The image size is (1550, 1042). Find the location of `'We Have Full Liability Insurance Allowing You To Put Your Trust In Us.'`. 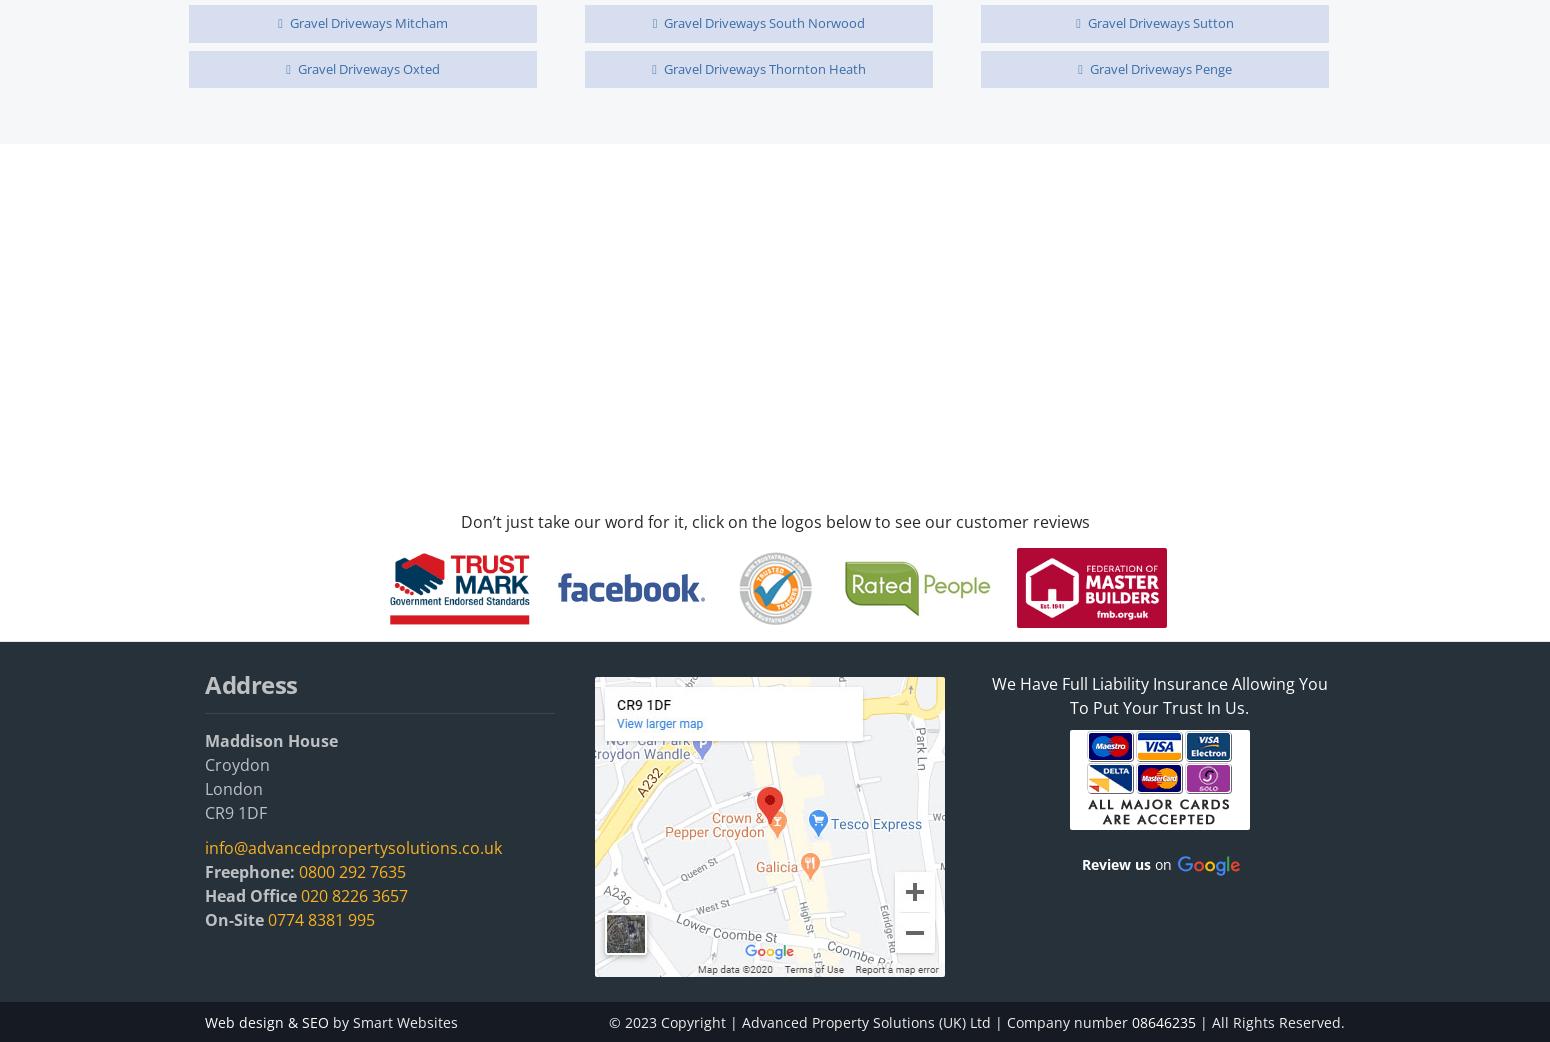

'We Have Full Liability Insurance Allowing You To Put Your Trust In Us.' is located at coordinates (1157, 694).